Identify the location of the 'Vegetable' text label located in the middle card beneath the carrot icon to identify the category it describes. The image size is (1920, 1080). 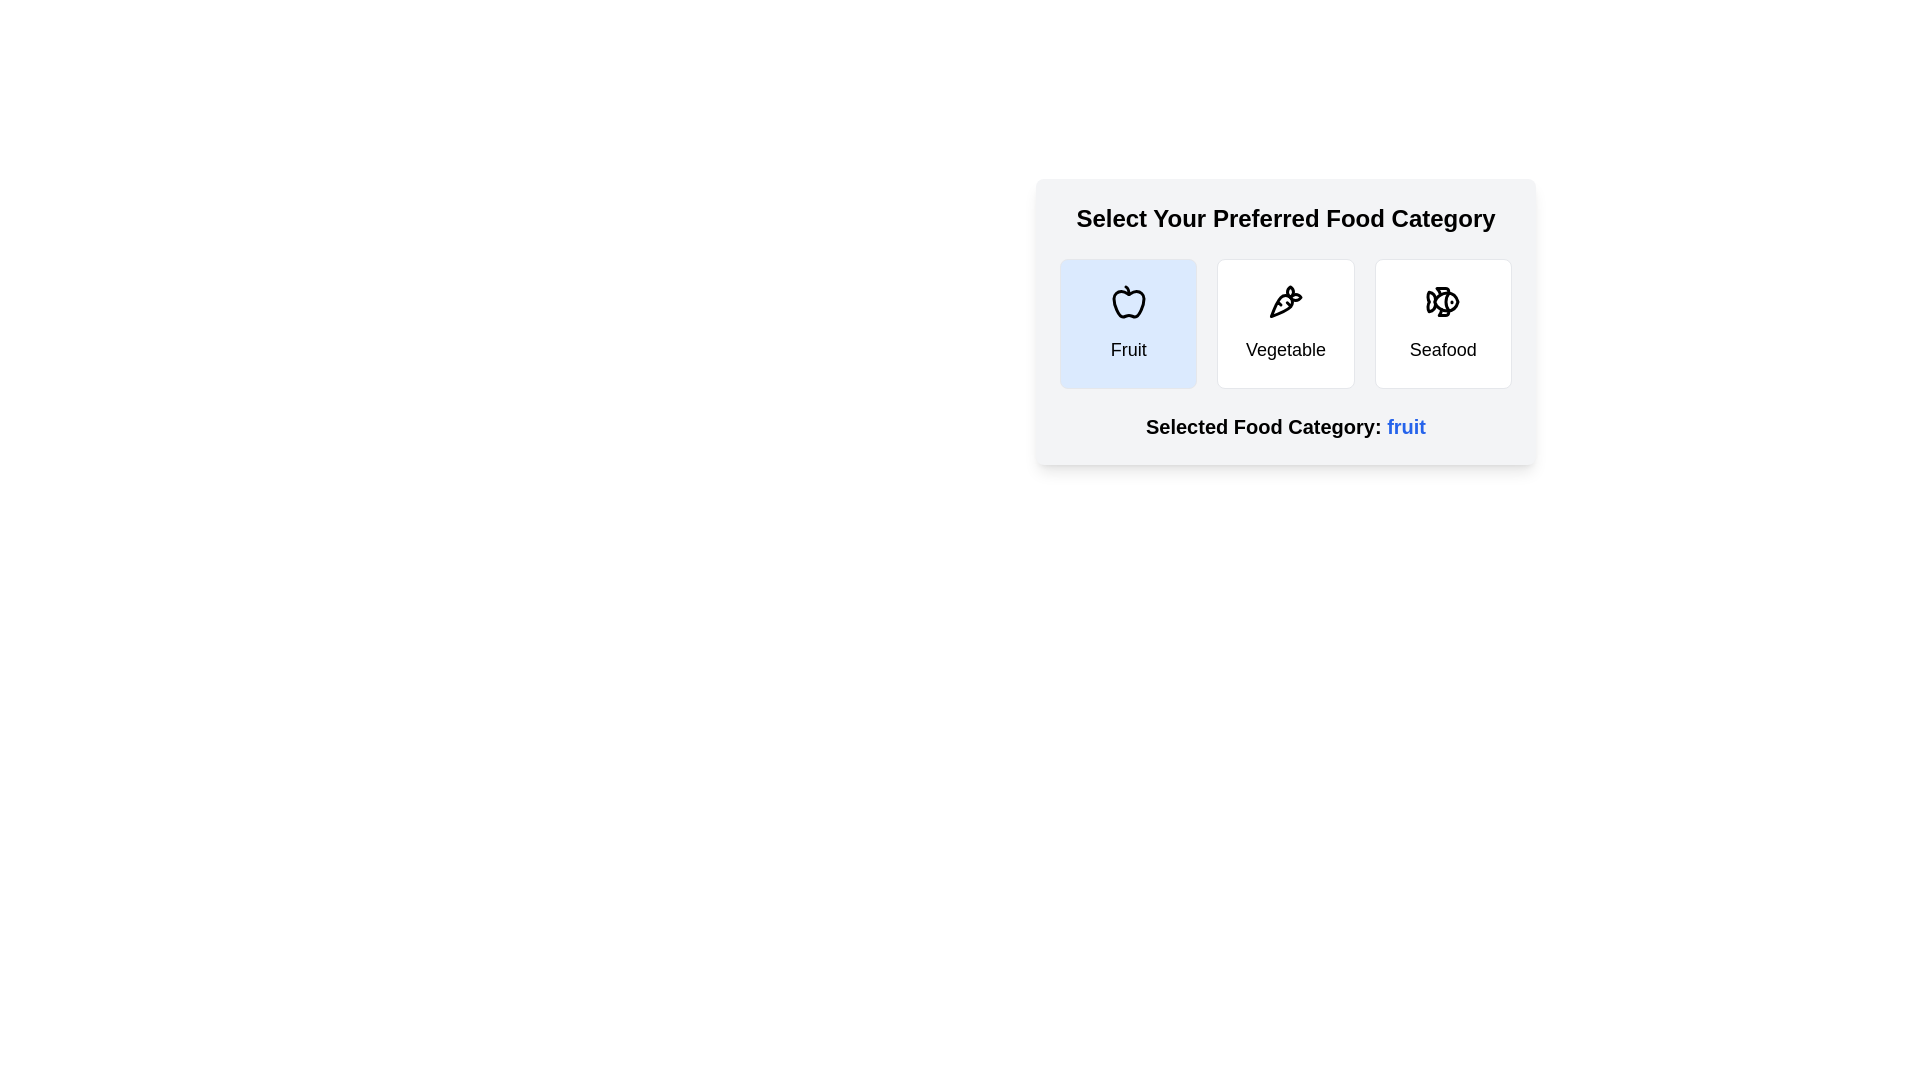
(1286, 349).